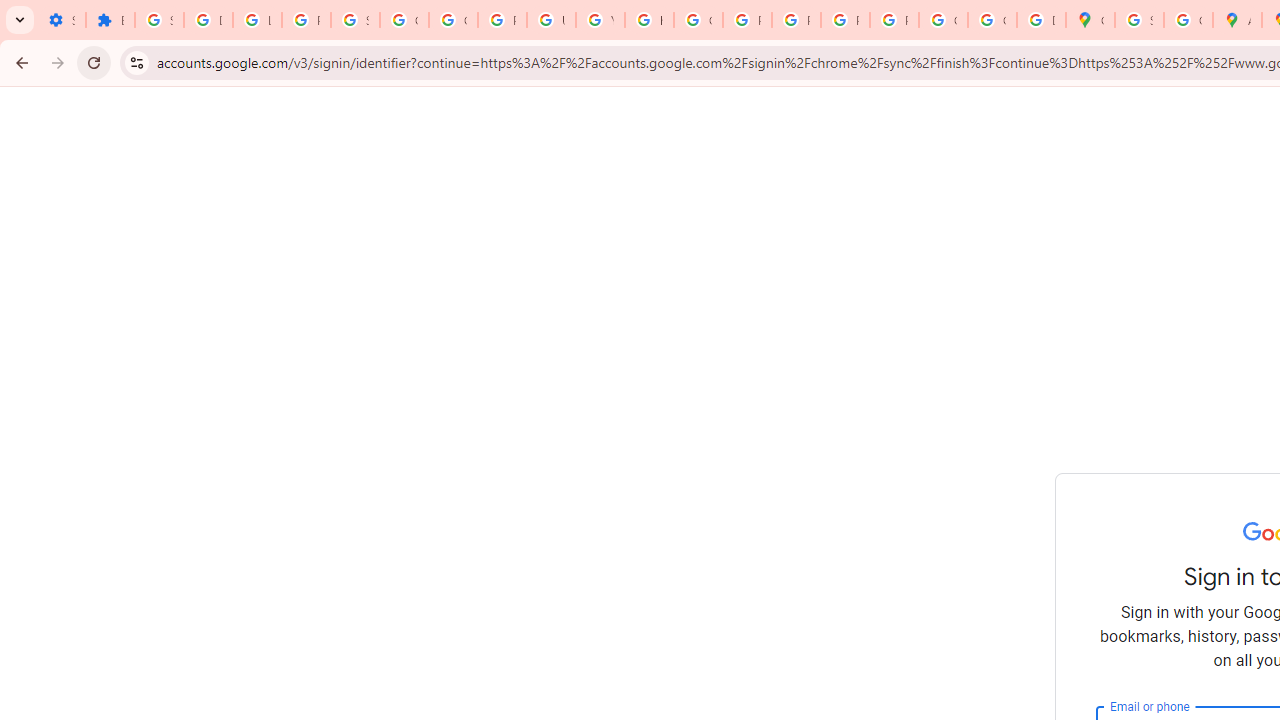  What do you see at coordinates (1139, 20) in the screenshot?
I see `'Sign in - Google Accounts'` at bounding box center [1139, 20].